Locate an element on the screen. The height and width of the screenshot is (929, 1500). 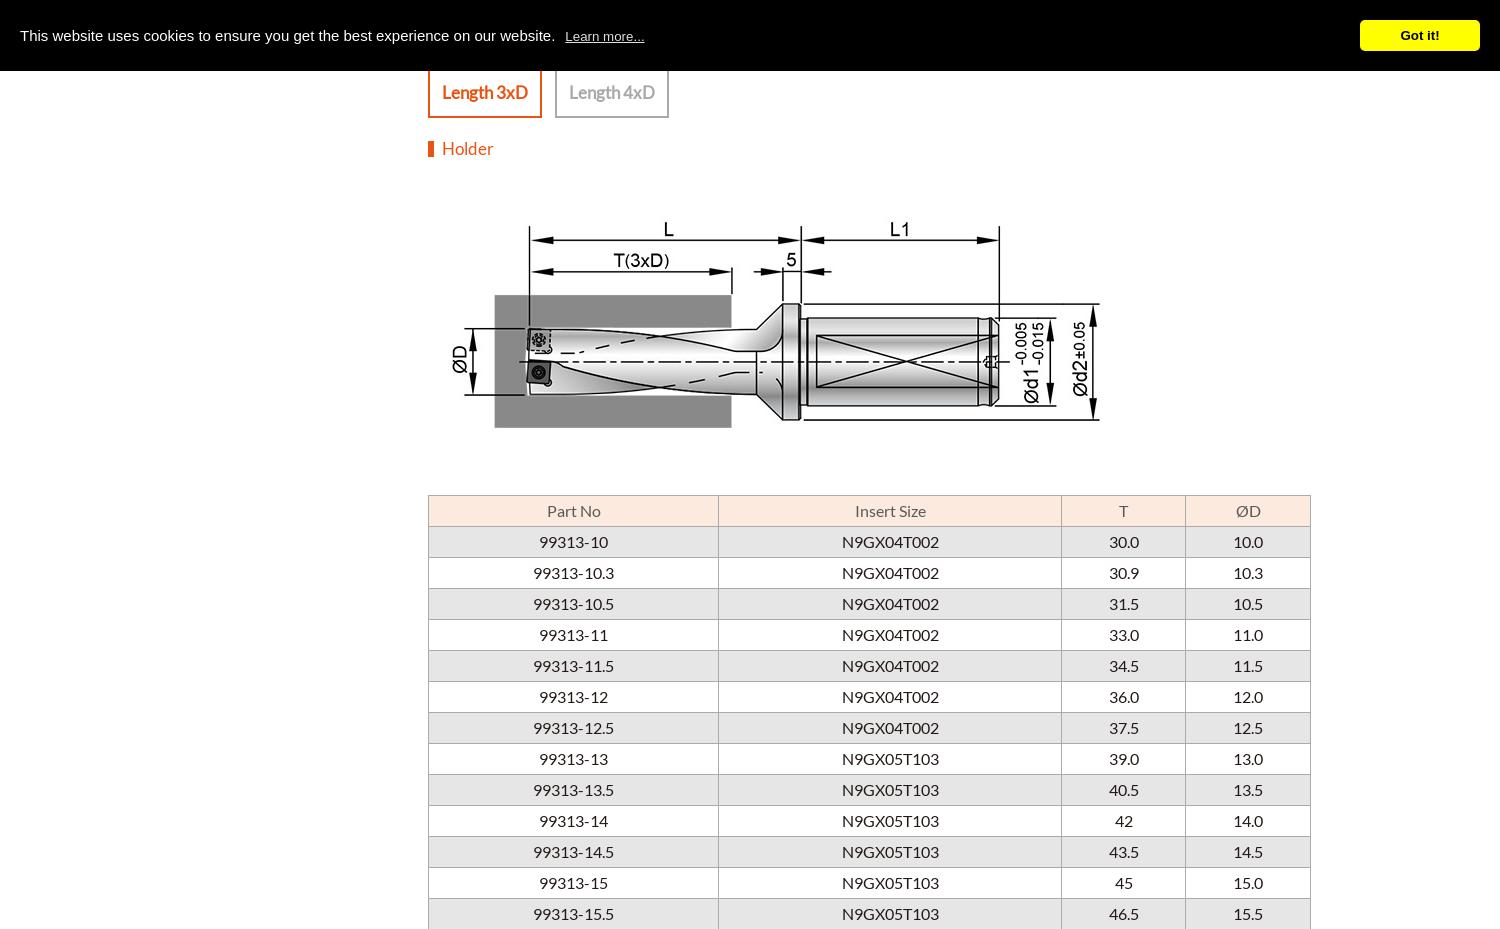
'30.9' is located at coordinates (1107, 570).